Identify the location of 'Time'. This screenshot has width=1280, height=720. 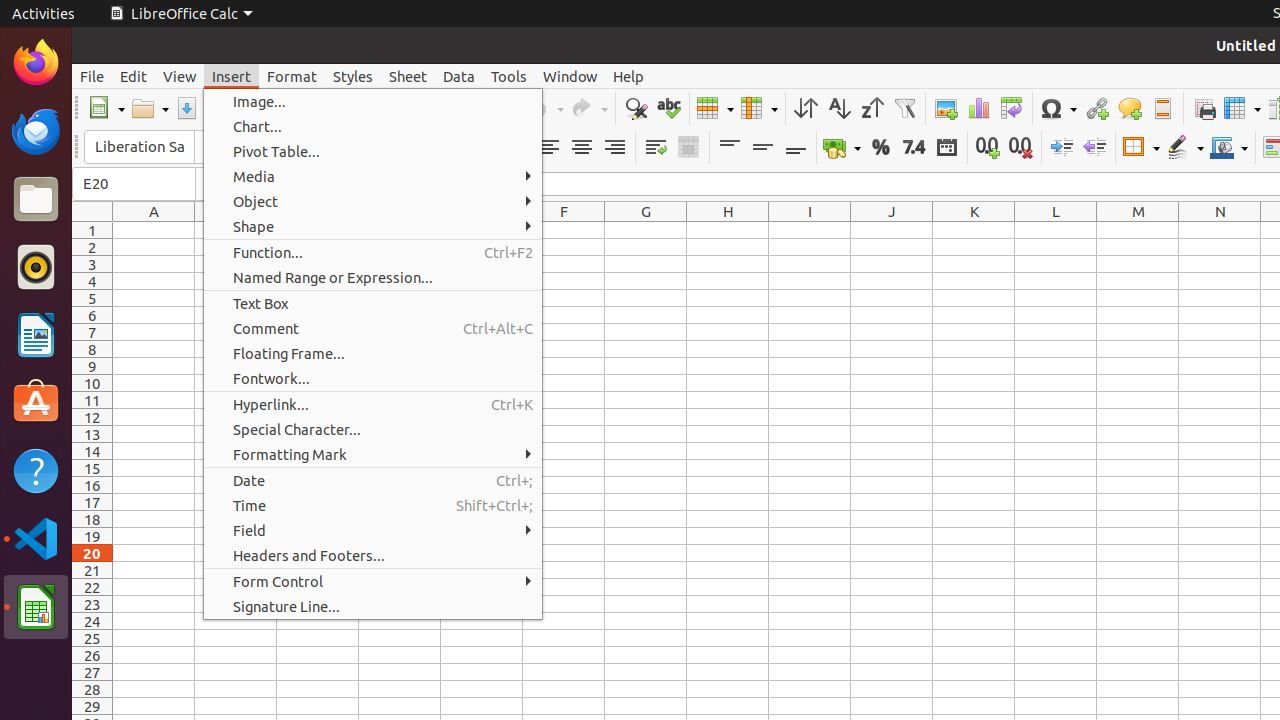
(372, 504).